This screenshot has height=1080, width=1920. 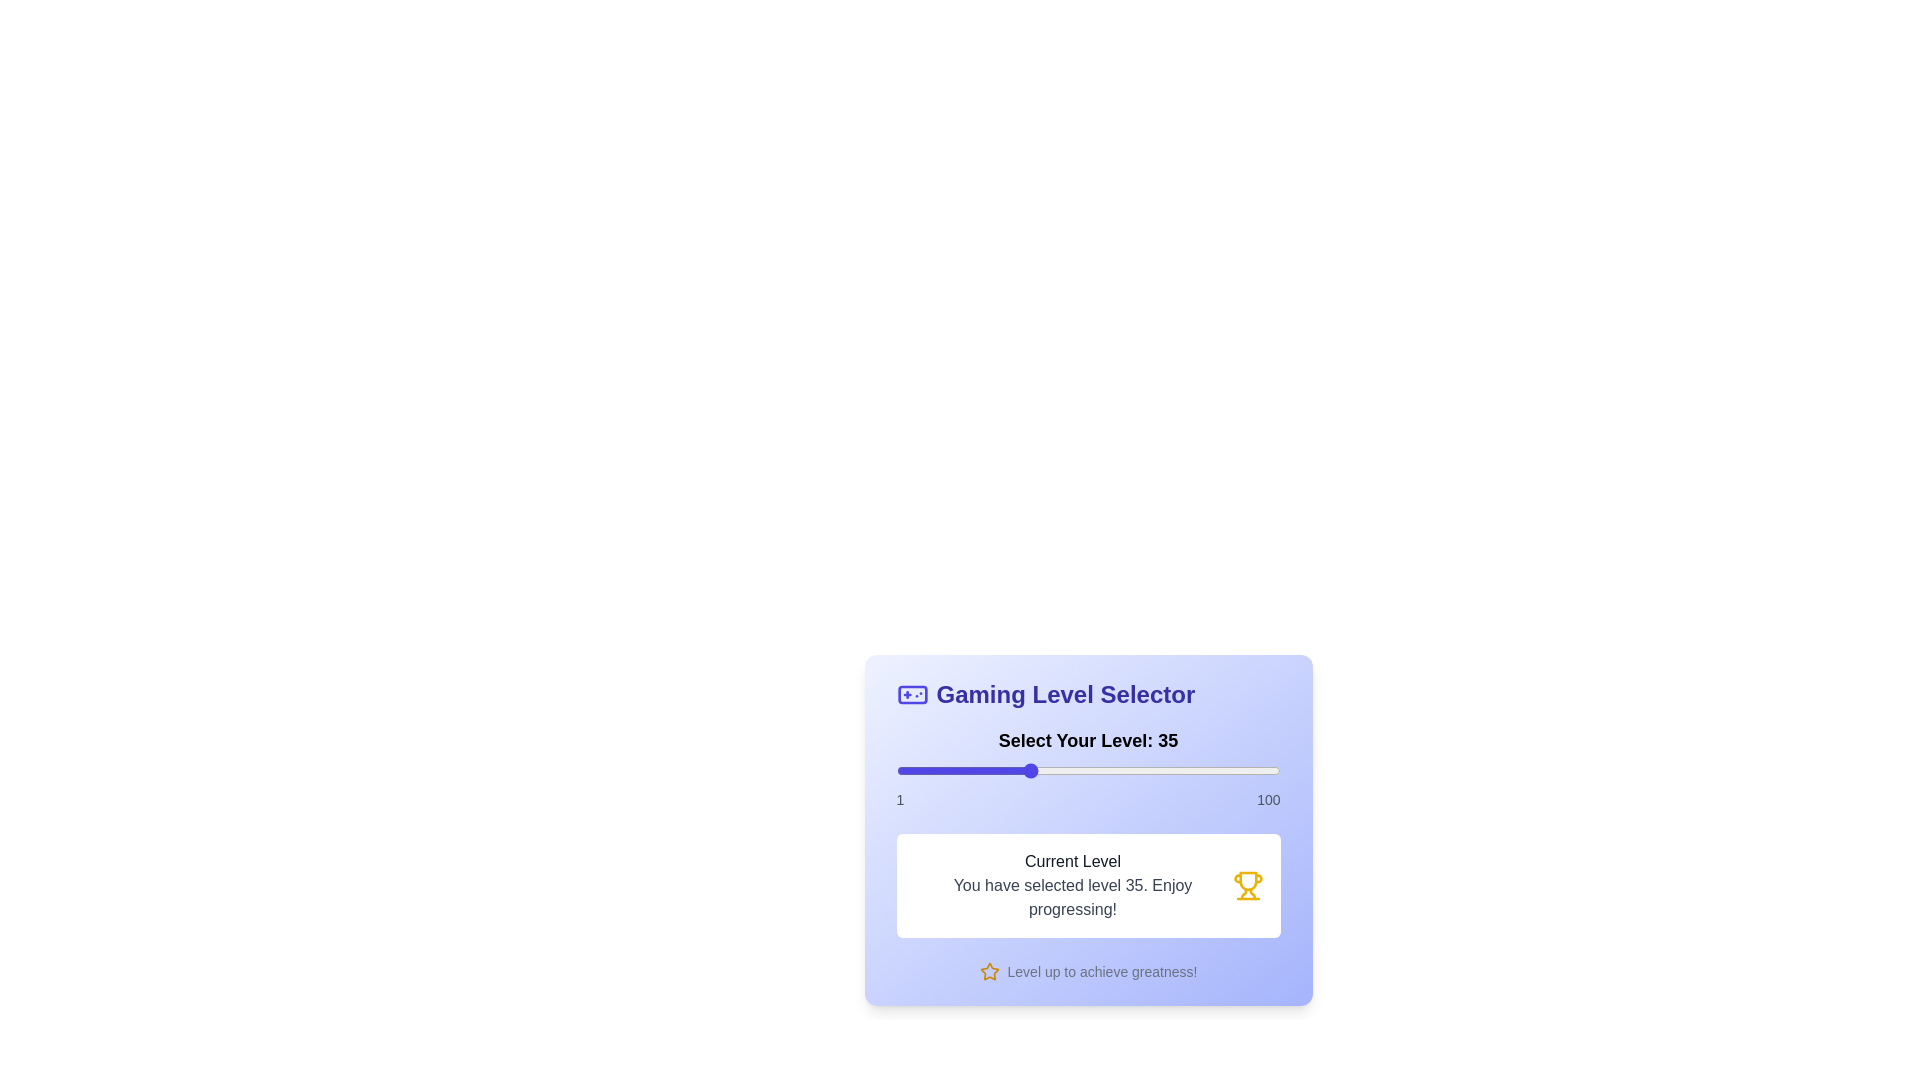 I want to click on the level, so click(x=1108, y=770).